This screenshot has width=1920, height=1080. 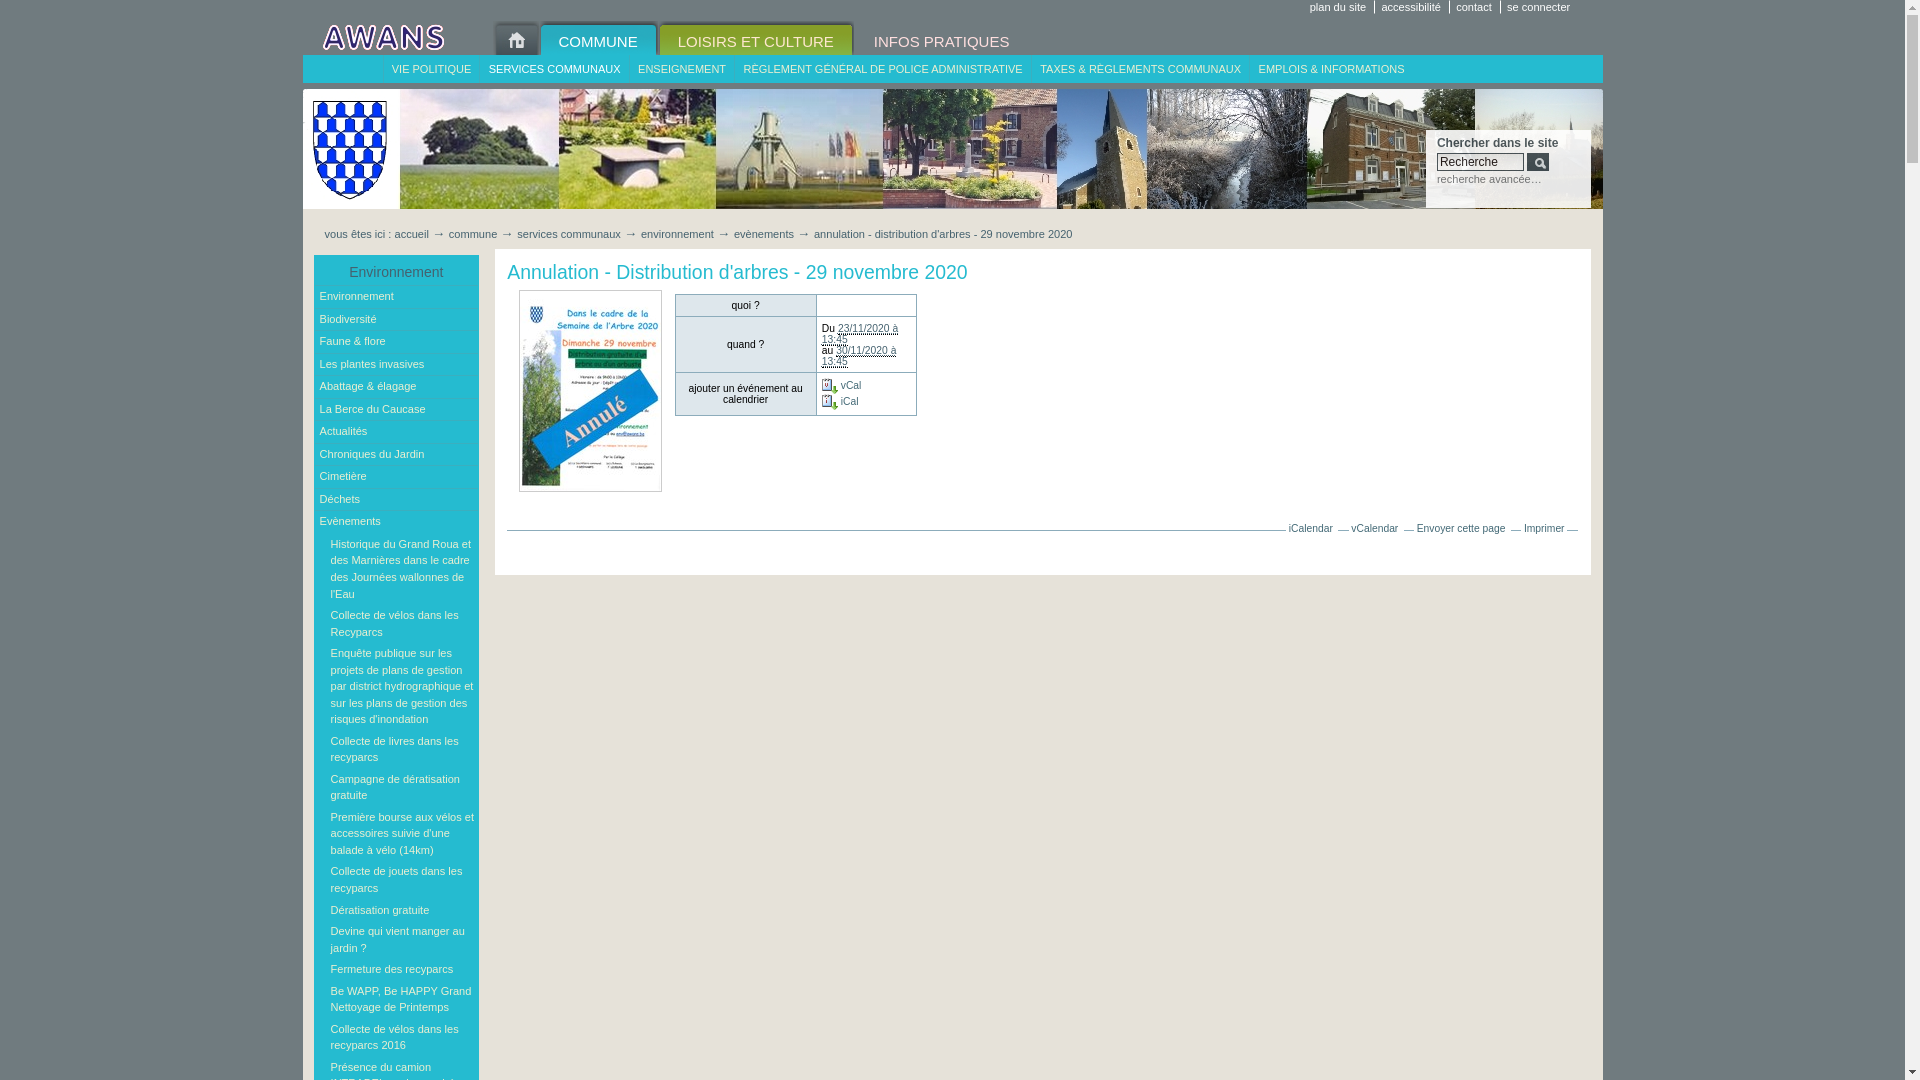 I want to click on 'SERVICES COMMUNAUX', so click(x=553, y=68).